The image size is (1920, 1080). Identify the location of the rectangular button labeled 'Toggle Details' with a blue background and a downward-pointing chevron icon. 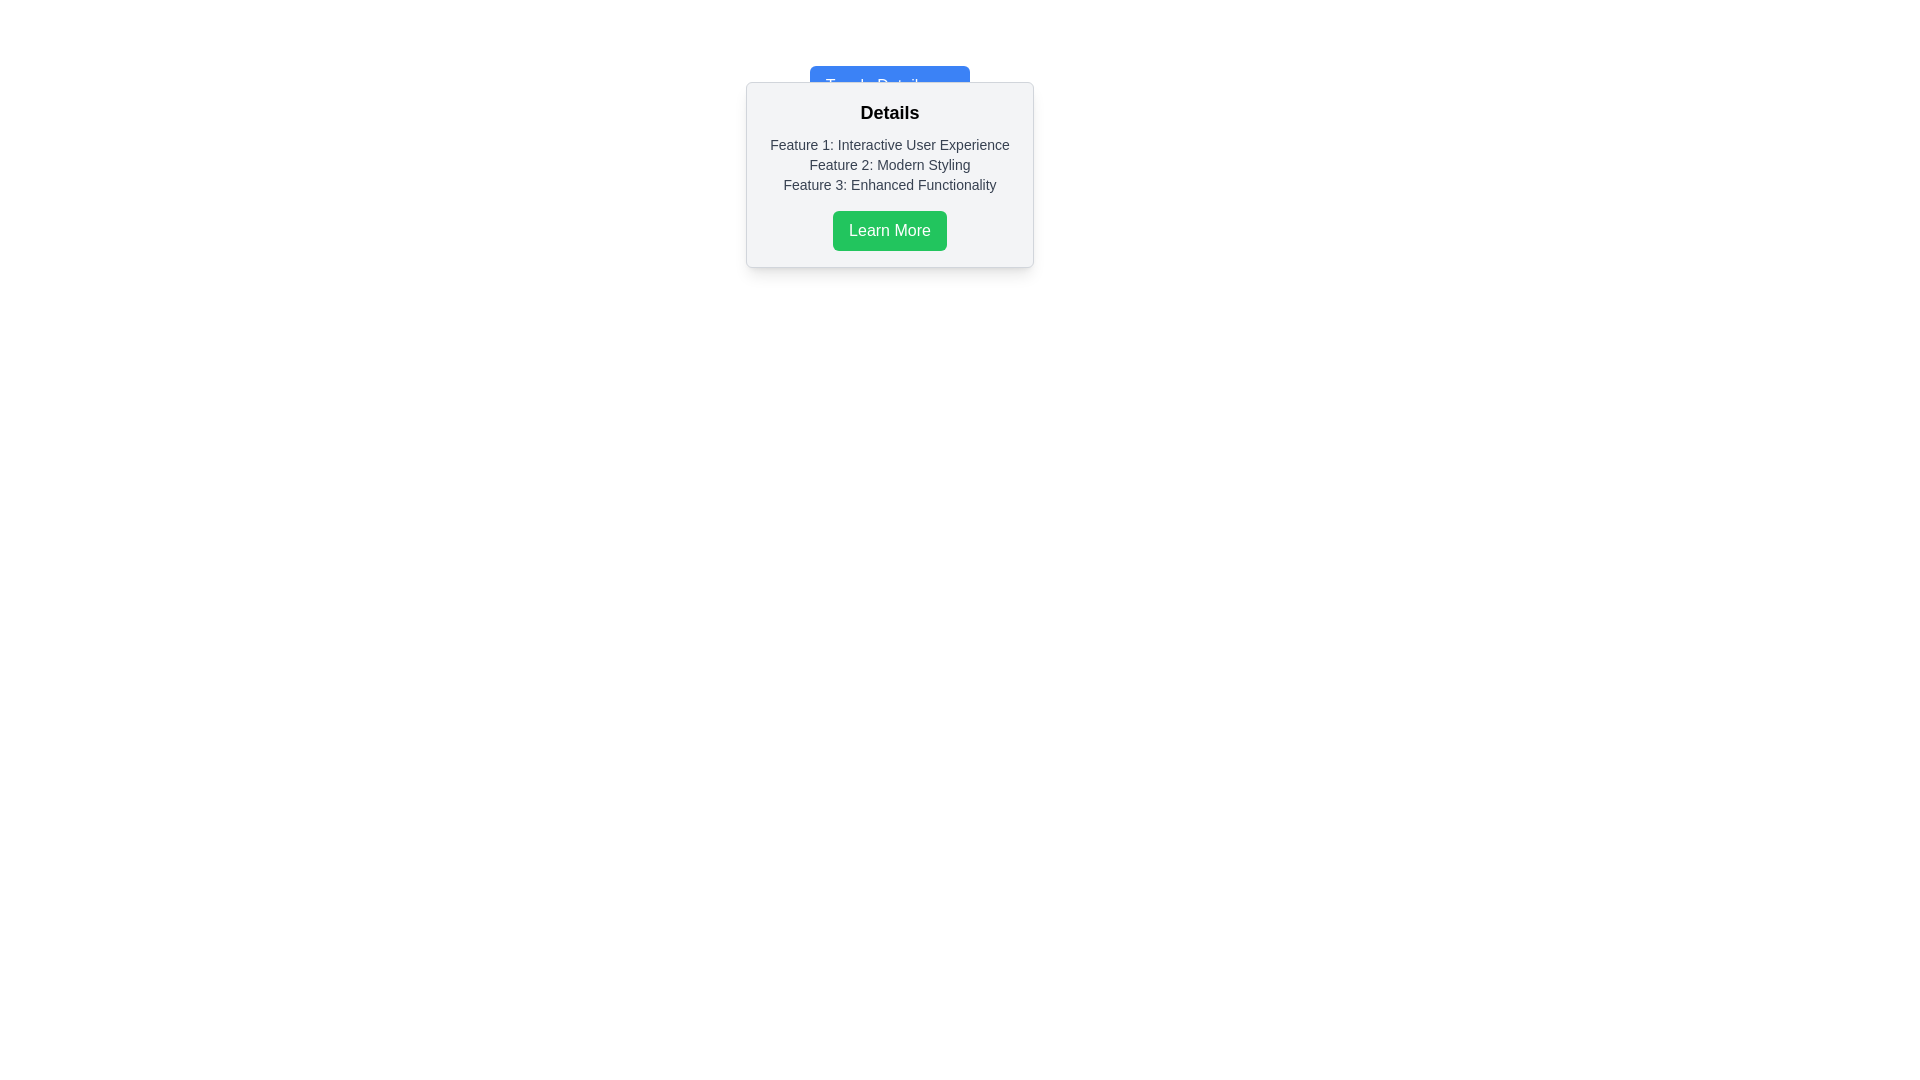
(888, 84).